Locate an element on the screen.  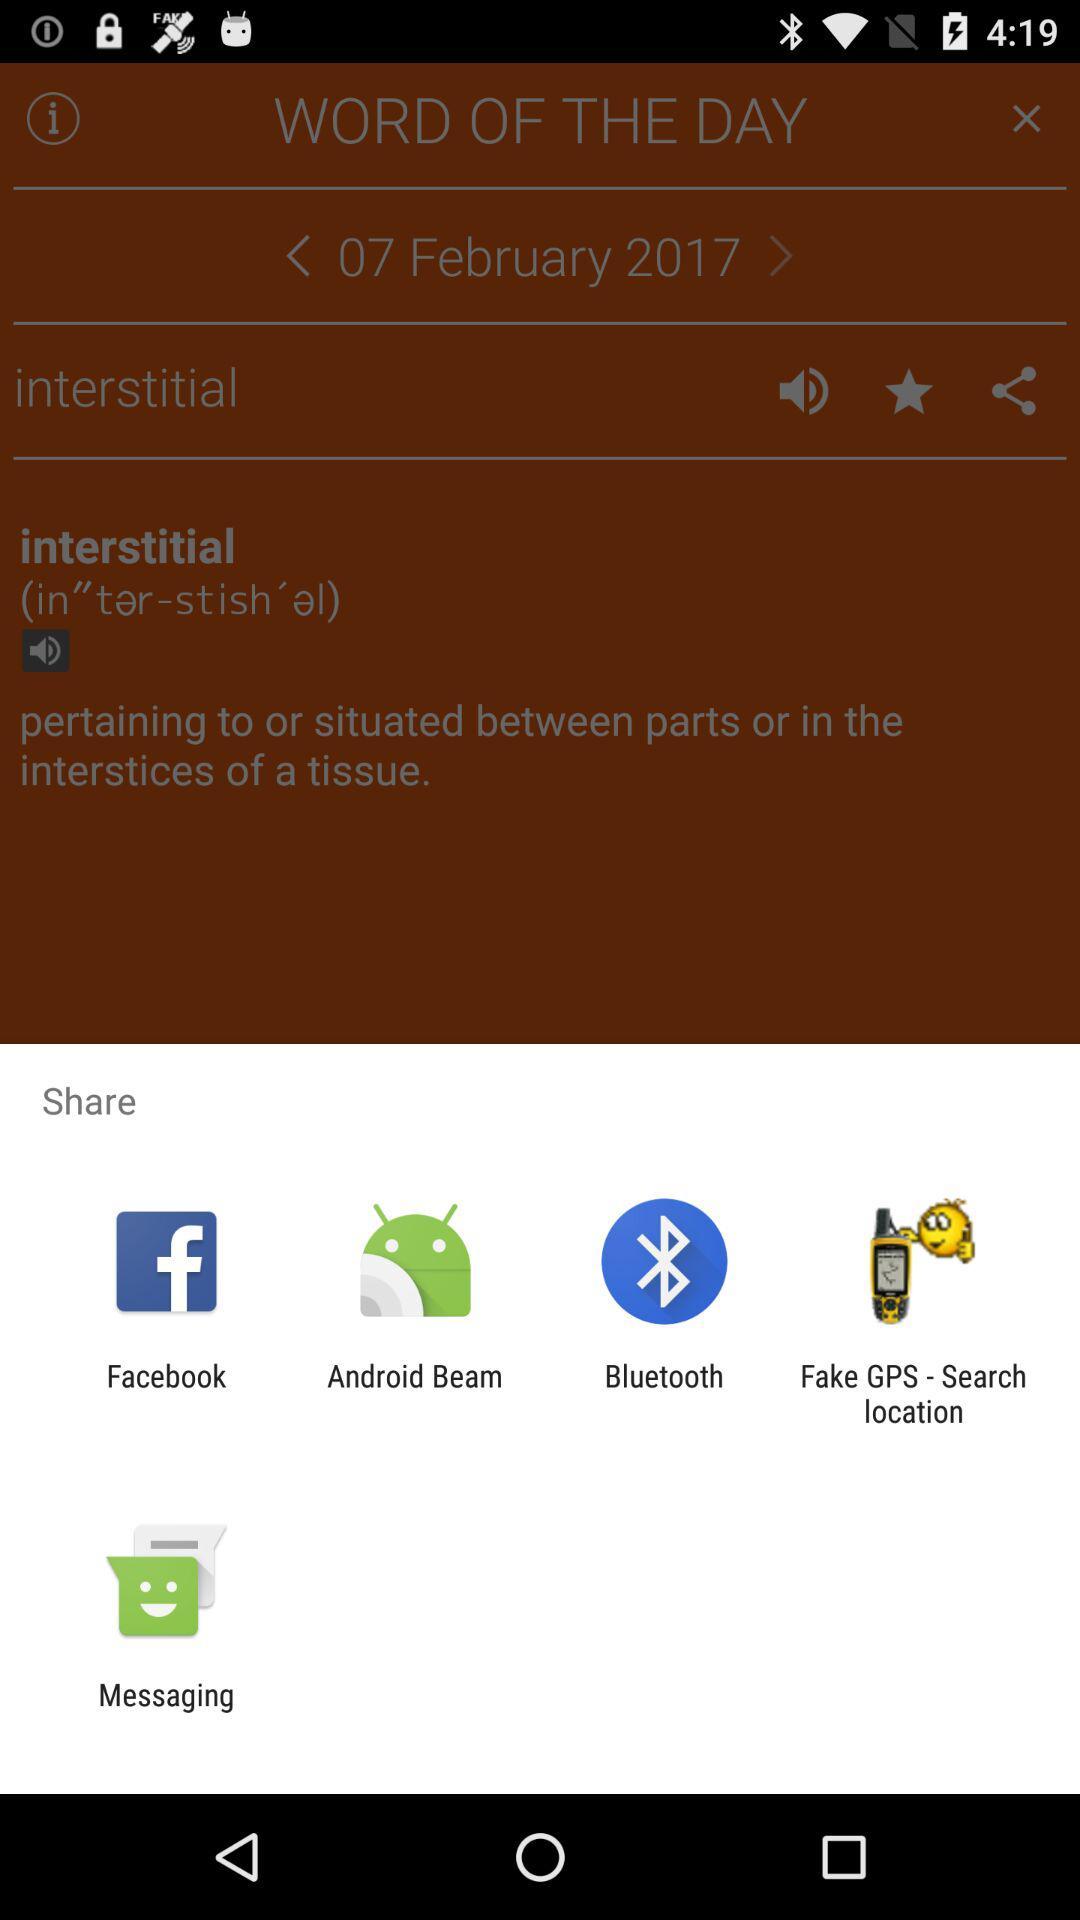
messaging item is located at coordinates (165, 1711).